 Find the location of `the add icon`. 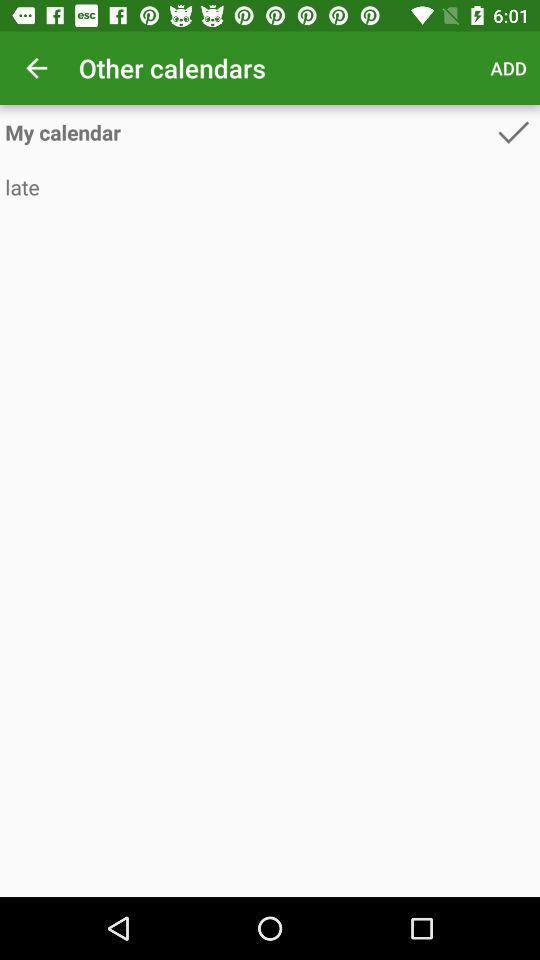

the add icon is located at coordinates (508, 68).